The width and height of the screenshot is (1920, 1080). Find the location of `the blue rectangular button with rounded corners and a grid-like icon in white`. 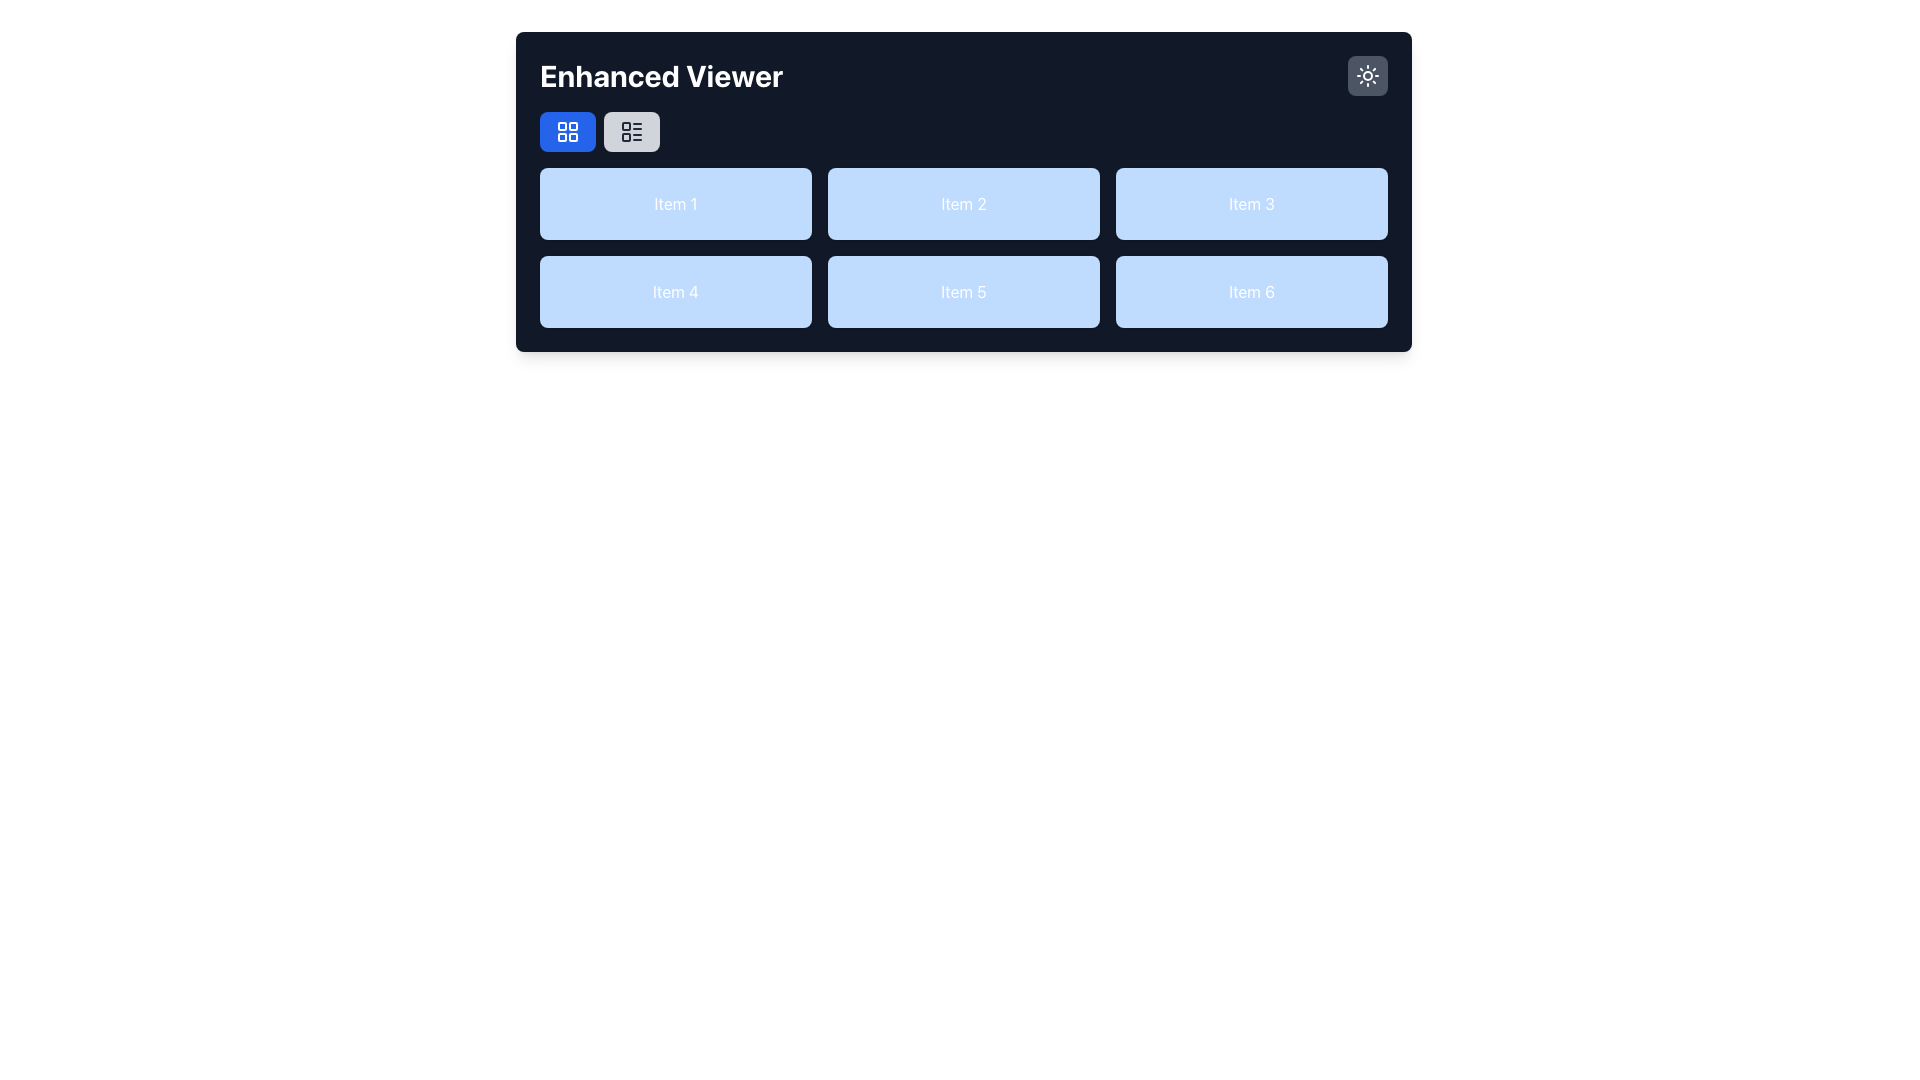

the blue rectangular button with rounded corners and a grid-like icon in white is located at coordinates (566, 131).